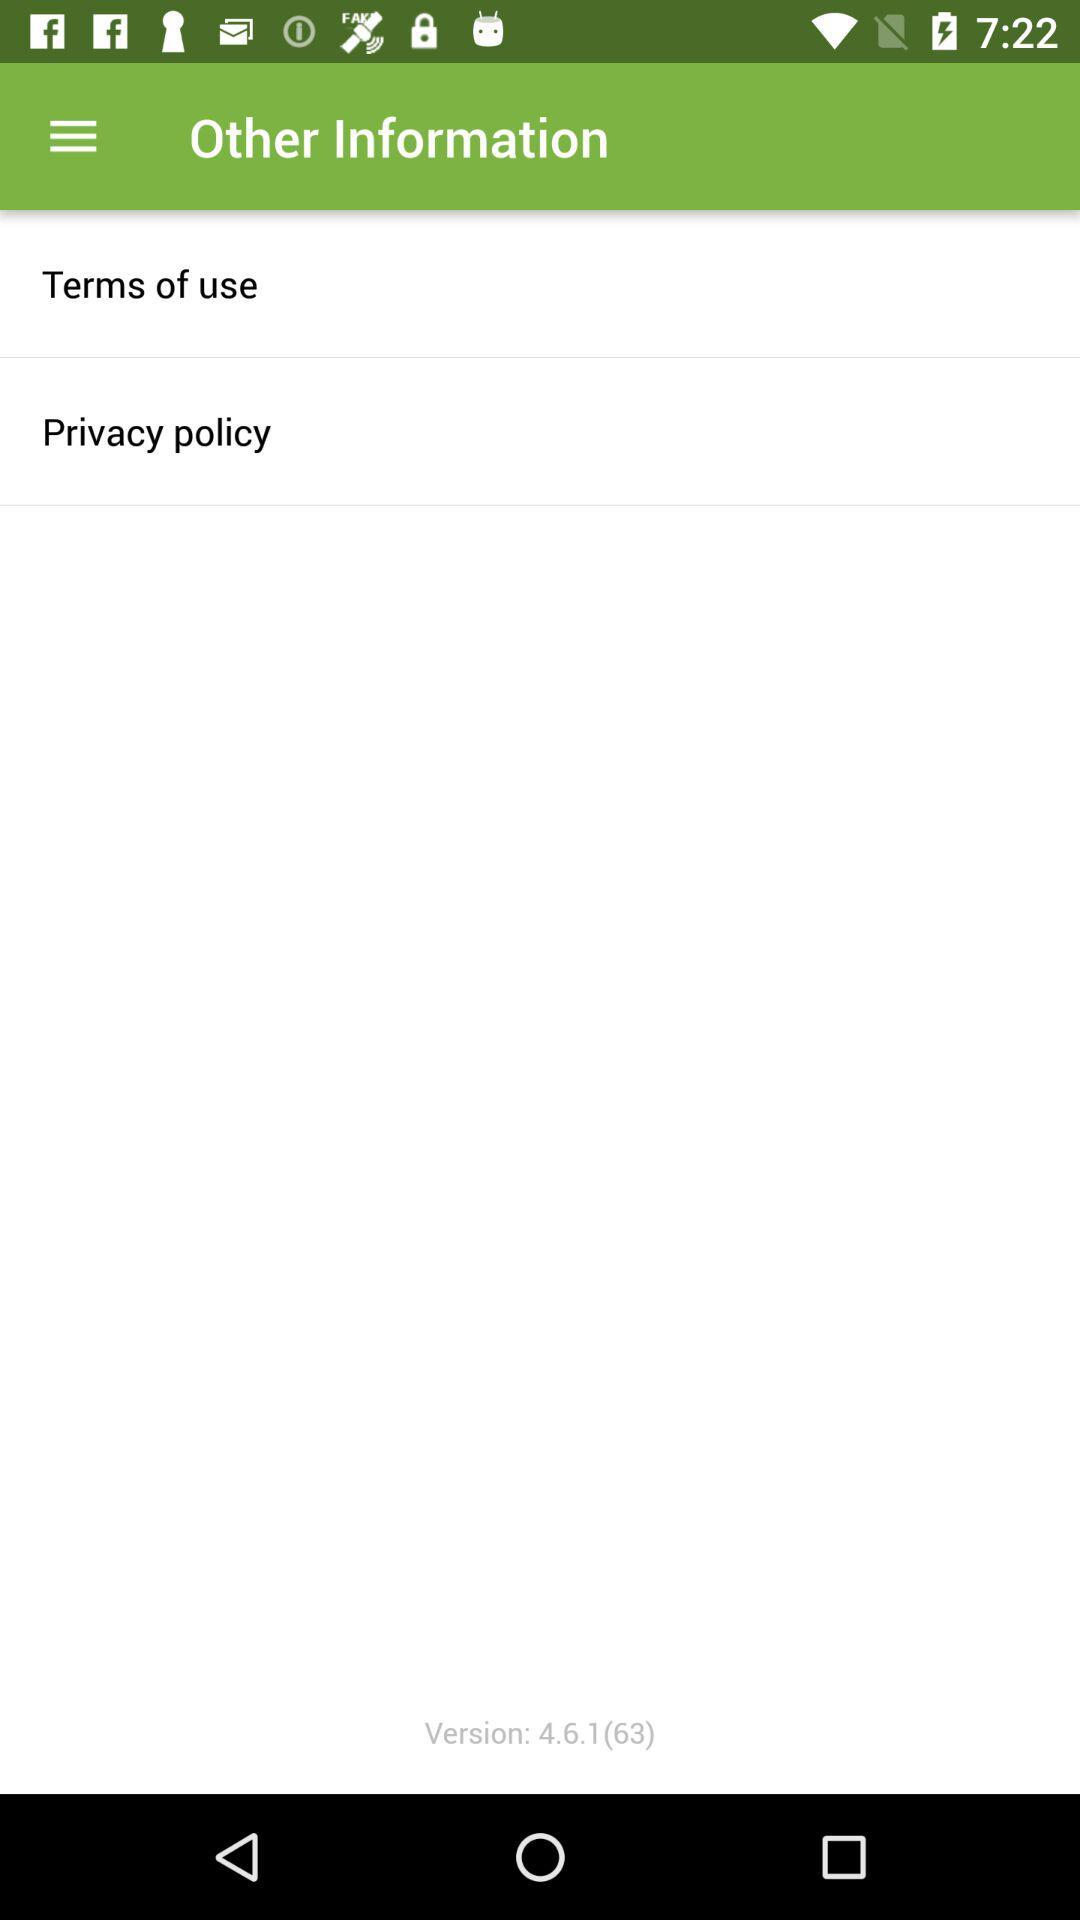 The width and height of the screenshot is (1080, 1920). What do you see at coordinates (540, 430) in the screenshot?
I see `item above the version 4 6` at bounding box center [540, 430].